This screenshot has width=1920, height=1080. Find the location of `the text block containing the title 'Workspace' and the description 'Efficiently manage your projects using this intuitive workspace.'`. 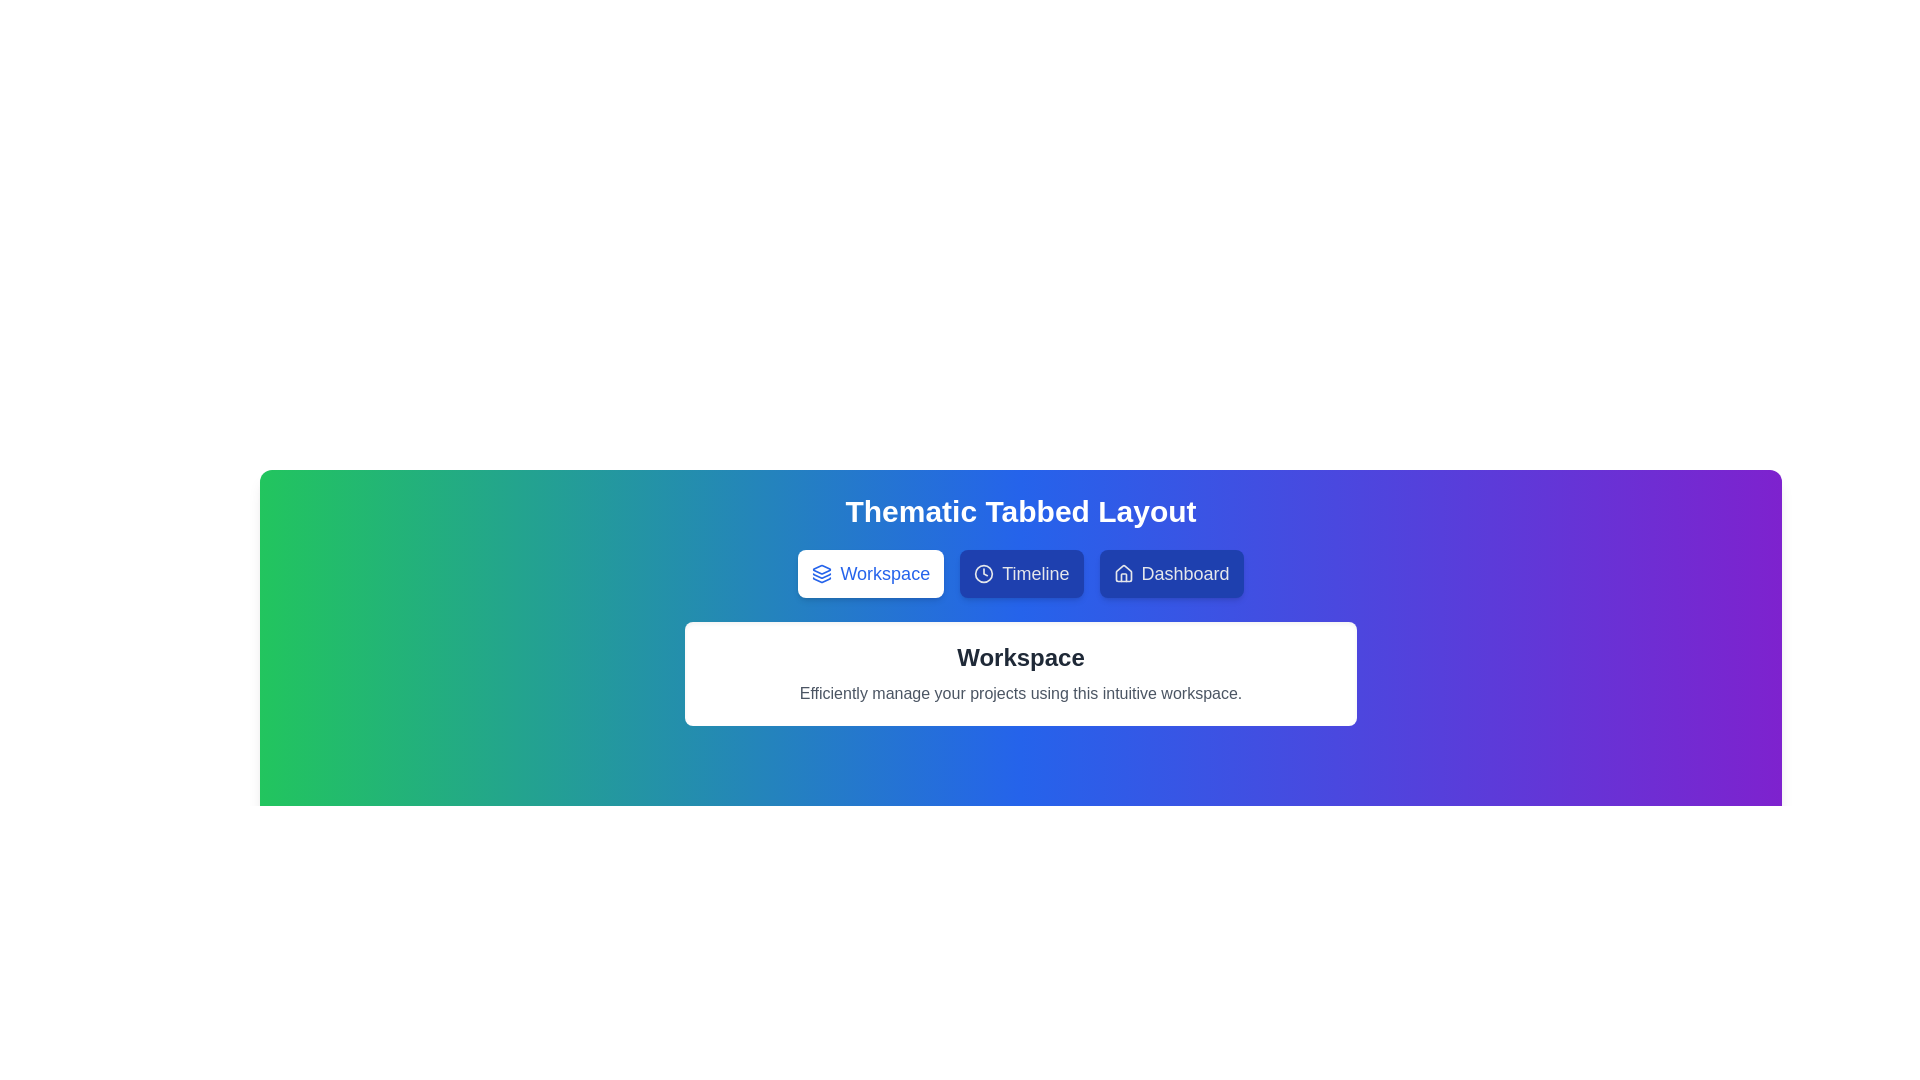

the text block containing the title 'Workspace' and the description 'Efficiently manage your projects using this intuitive workspace.' is located at coordinates (1021, 674).